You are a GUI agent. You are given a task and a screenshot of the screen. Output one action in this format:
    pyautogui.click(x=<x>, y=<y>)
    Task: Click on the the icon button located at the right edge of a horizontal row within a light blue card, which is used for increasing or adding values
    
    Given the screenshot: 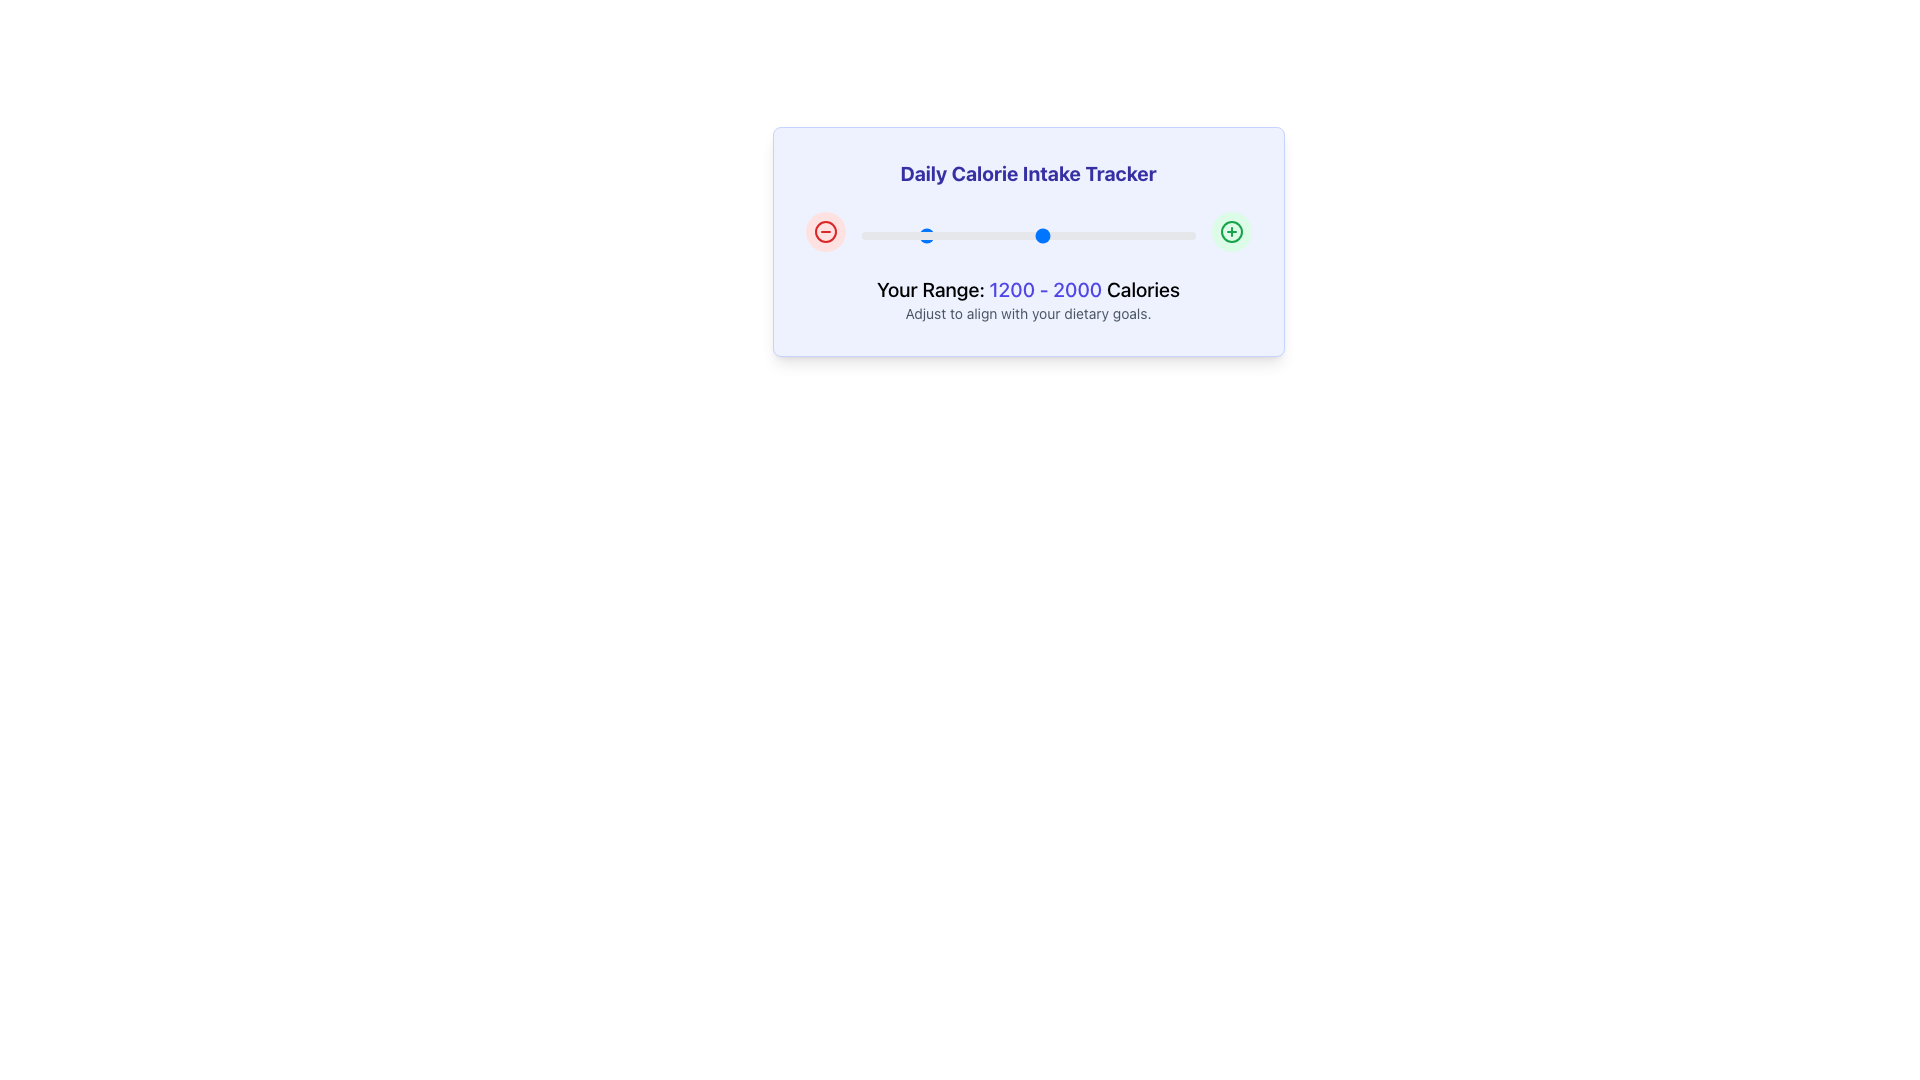 What is the action you would take?
    pyautogui.click(x=1230, y=230)
    